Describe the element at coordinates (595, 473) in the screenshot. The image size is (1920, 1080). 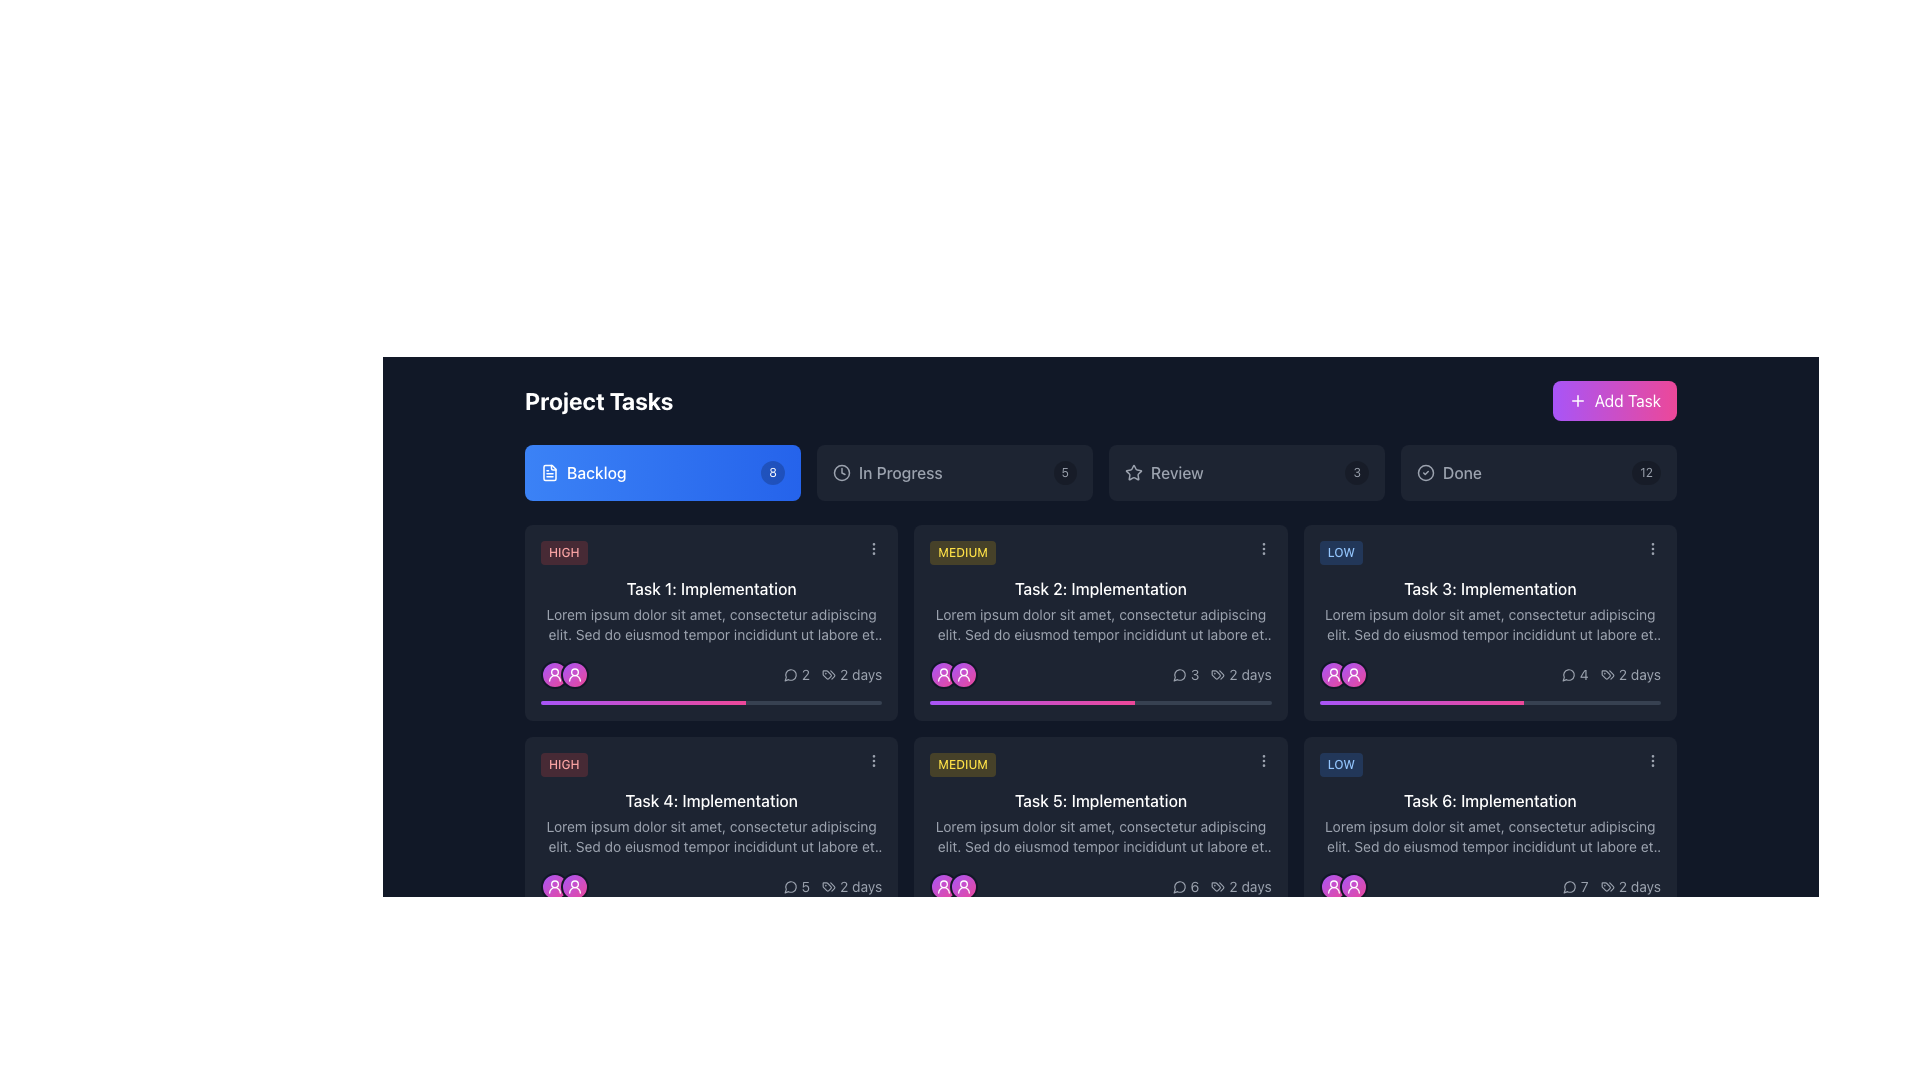
I see `the 'Backlog' label, which is located in the top-left portion of the interface, adjacent to a document icon and a numeric marker badge` at that location.